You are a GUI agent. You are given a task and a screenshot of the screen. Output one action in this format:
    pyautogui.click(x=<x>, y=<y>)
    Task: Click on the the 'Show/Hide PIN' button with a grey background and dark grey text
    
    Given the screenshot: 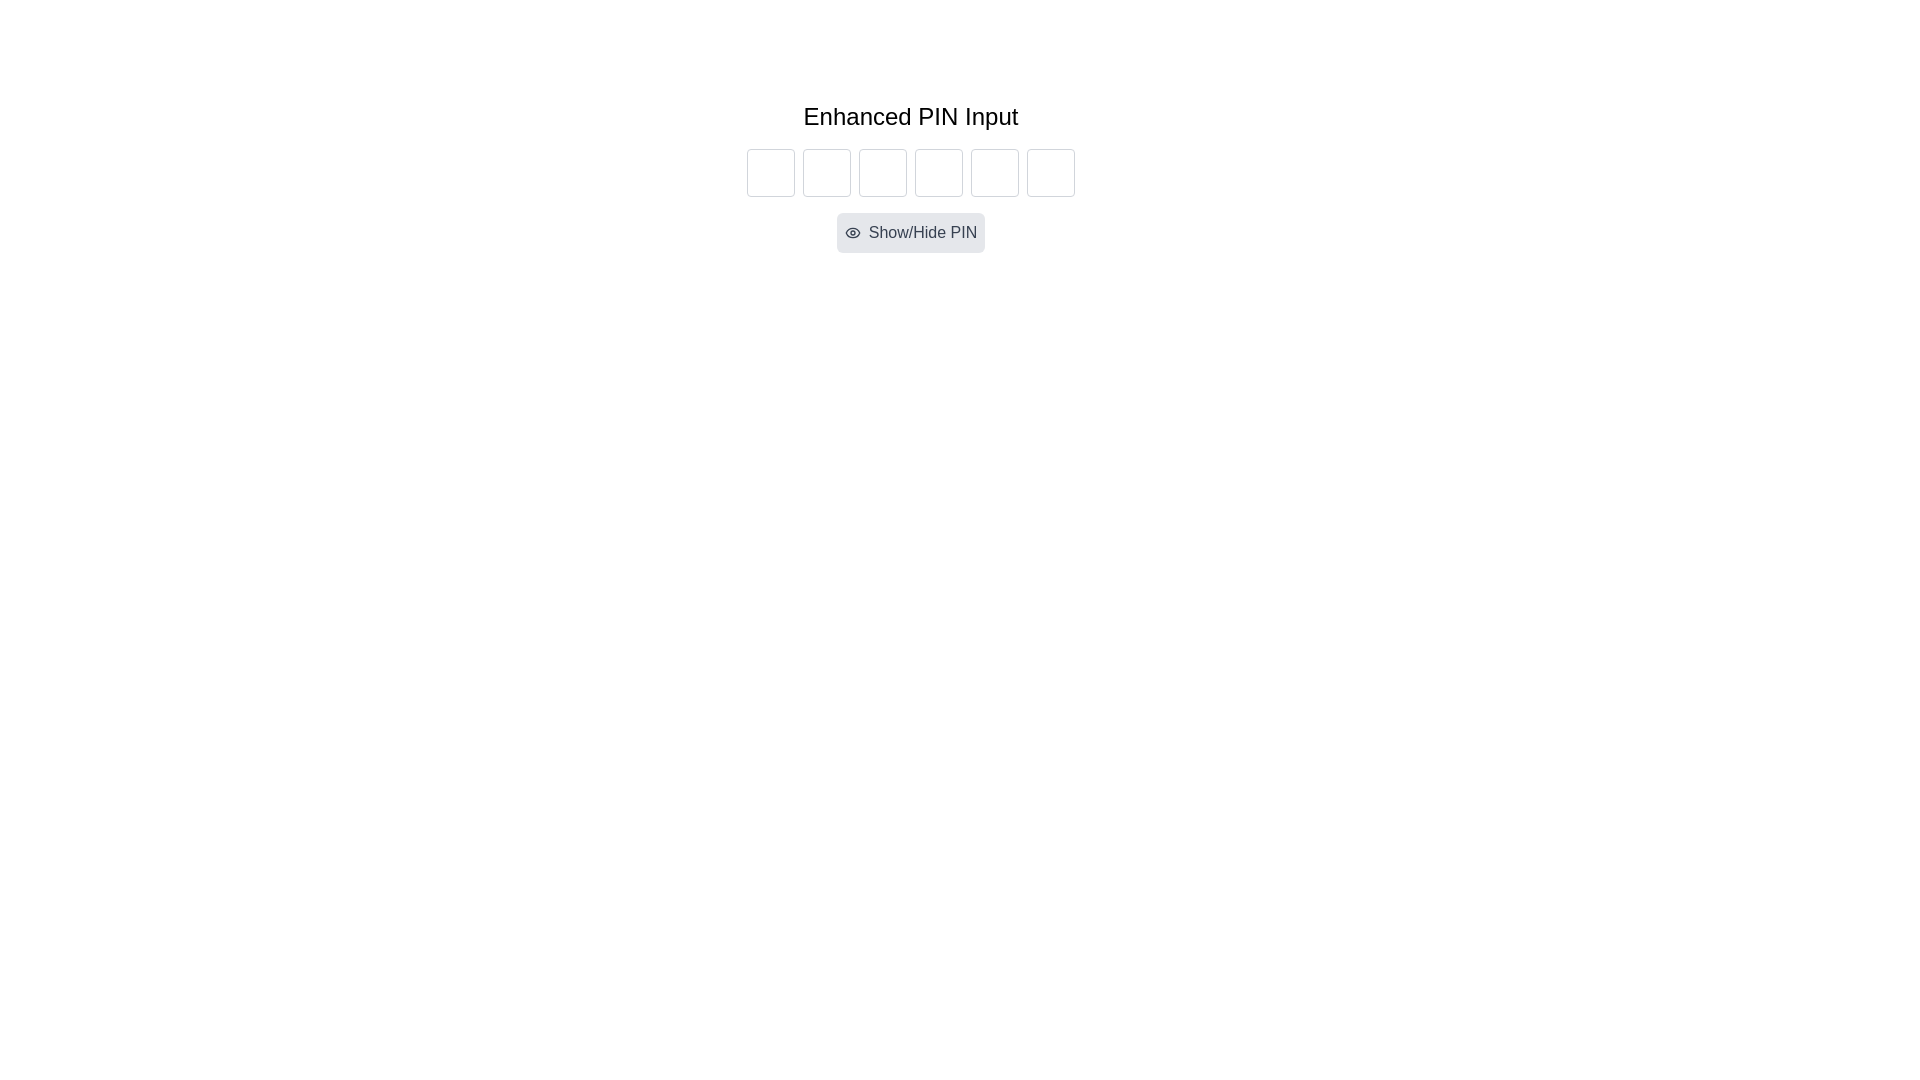 What is the action you would take?
    pyautogui.click(x=910, y=231)
    